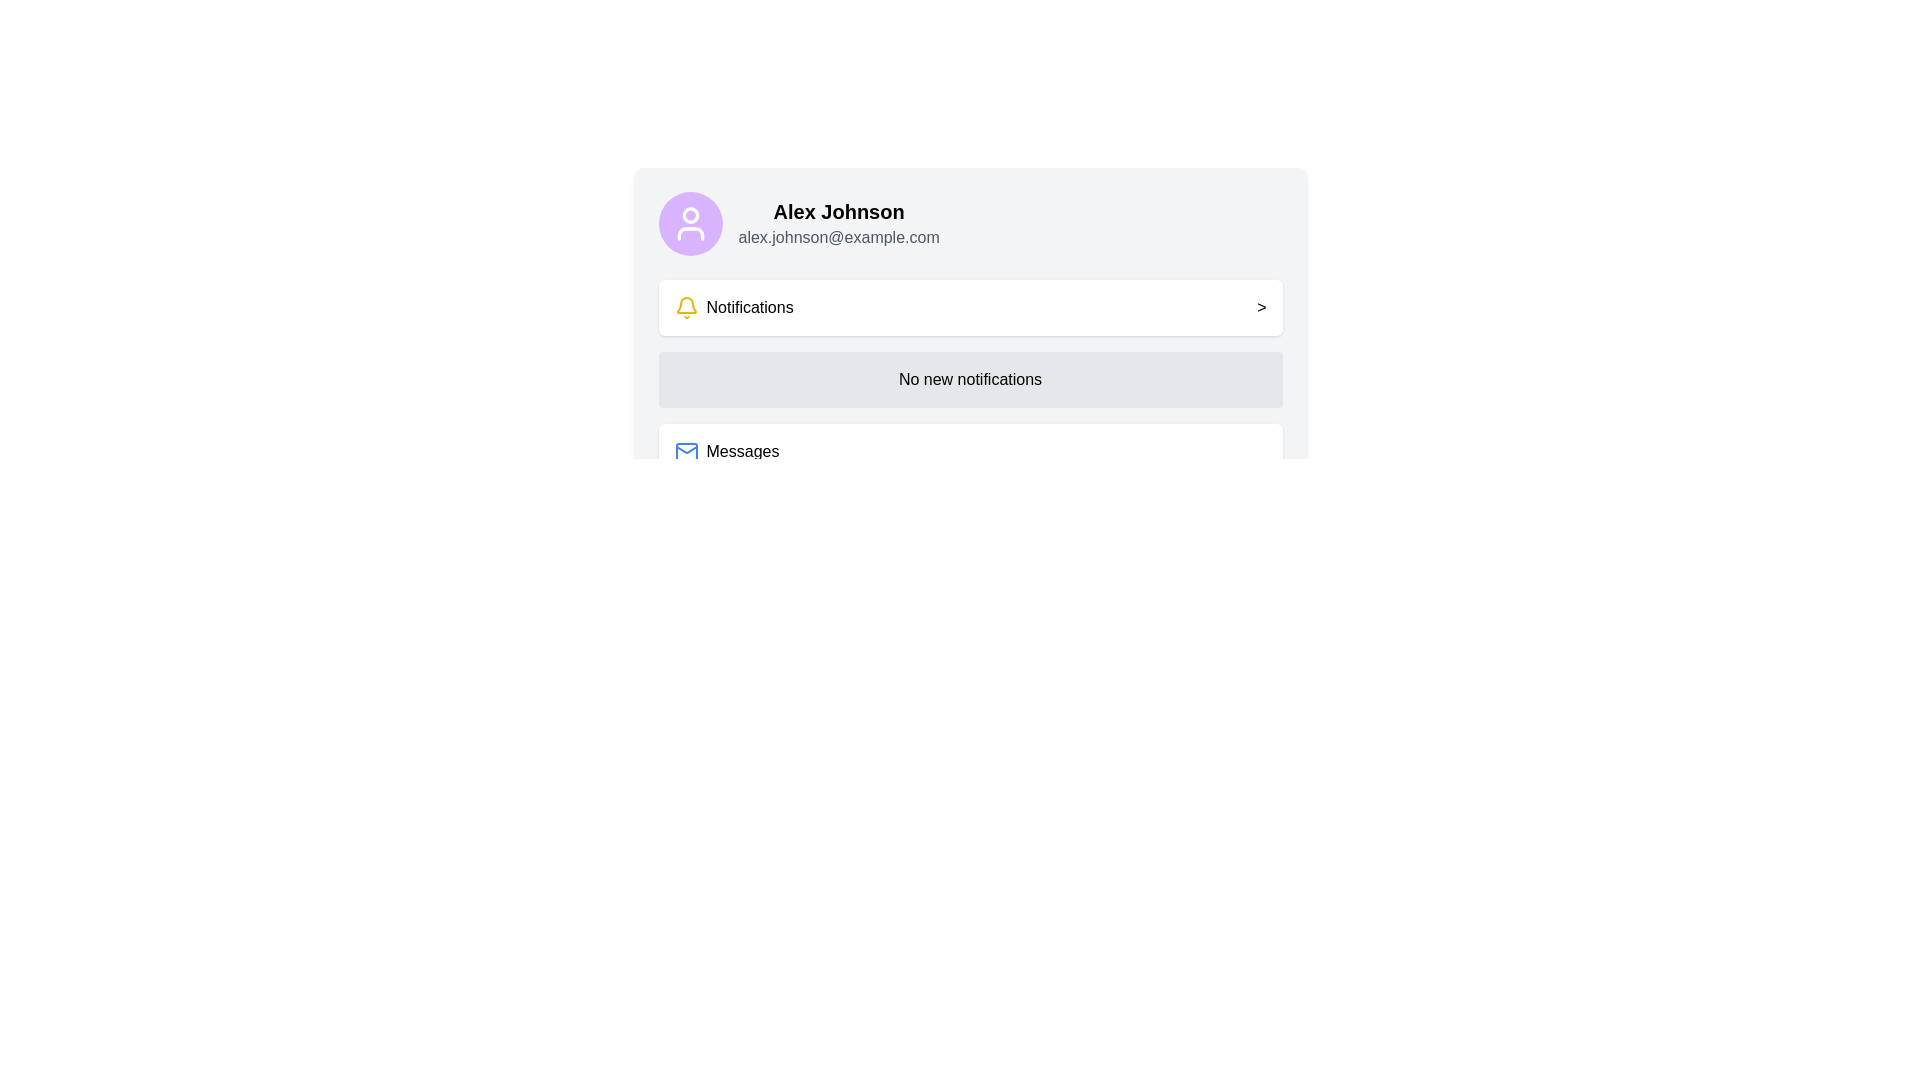  What do you see at coordinates (686, 305) in the screenshot?
I see `the bell-shaped notification icon, which is outlined in yellow and located to the left of the 'Notifications' label` at bounding box center [686, 305].